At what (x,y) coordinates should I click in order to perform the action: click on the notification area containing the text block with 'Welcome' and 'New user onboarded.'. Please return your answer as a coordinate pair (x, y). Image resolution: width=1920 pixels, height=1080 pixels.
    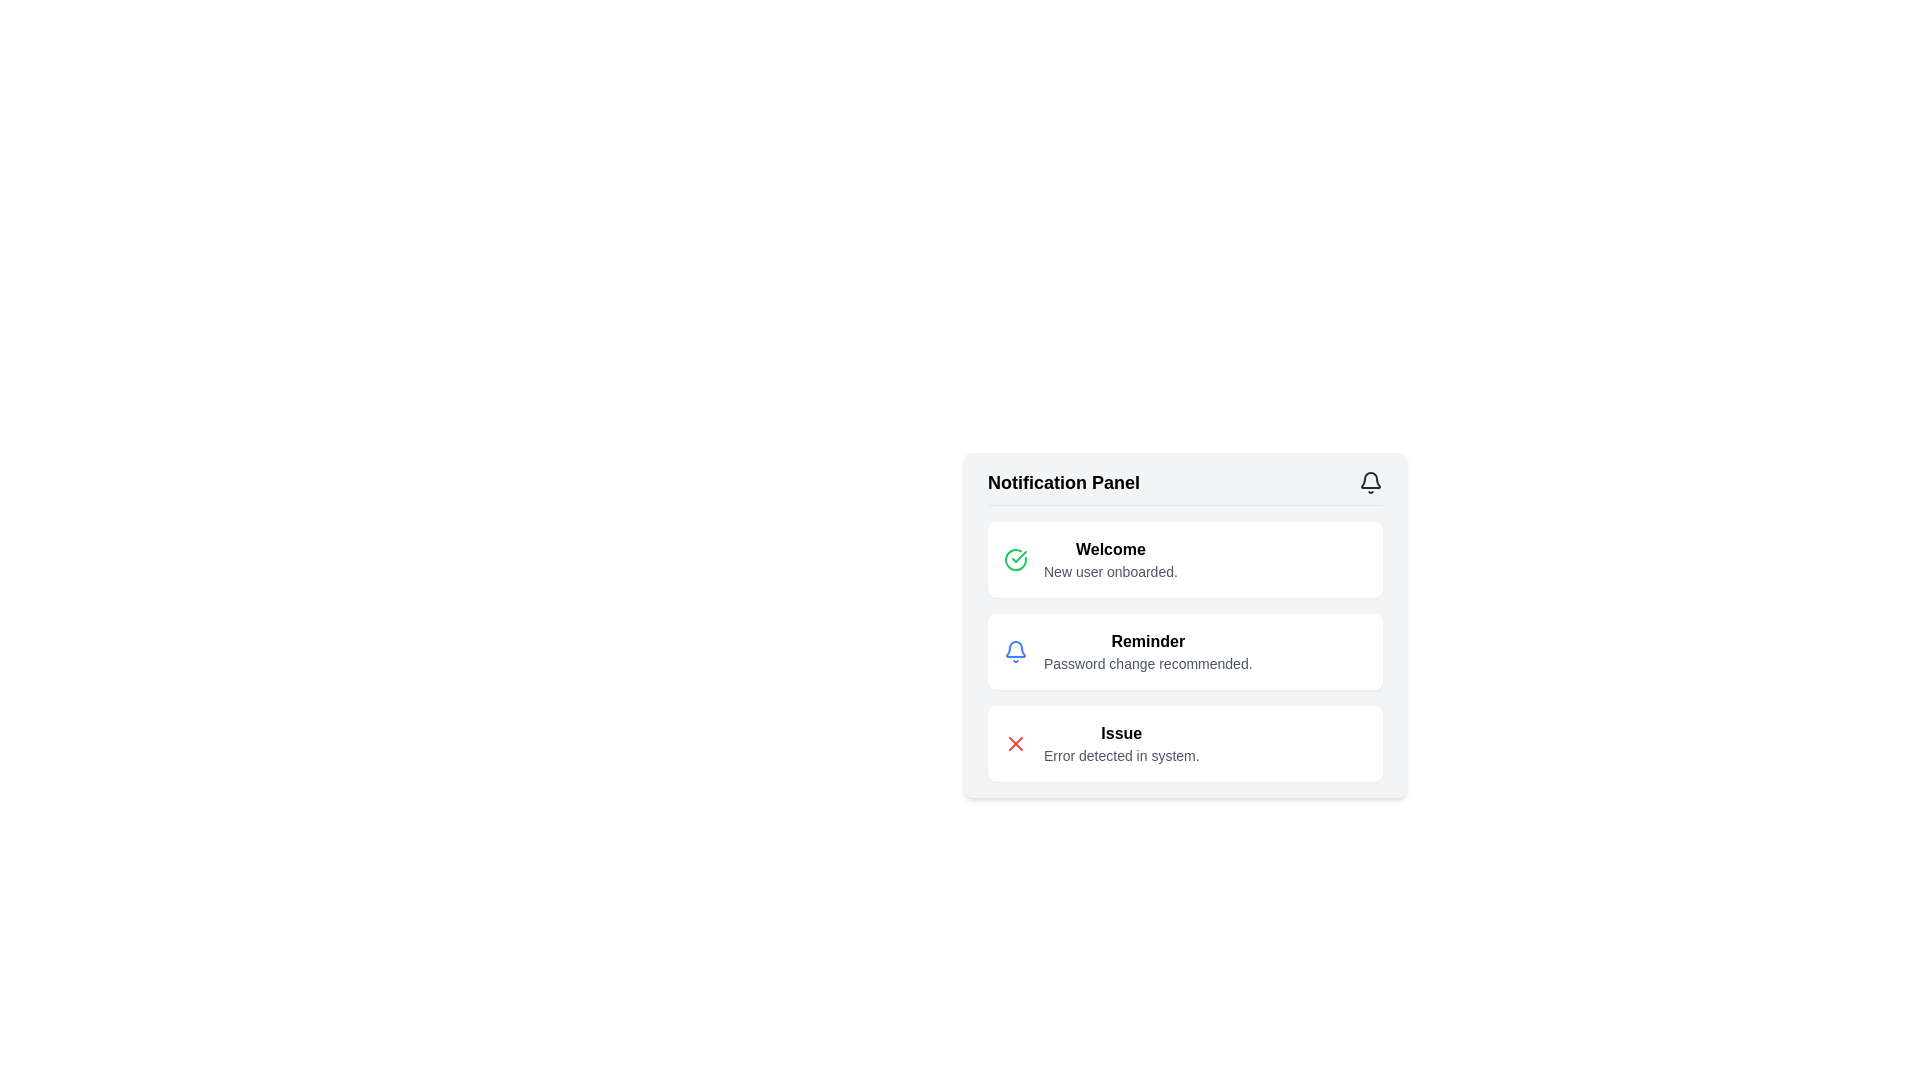
    Looking at the image, I should click on (1109, 559).